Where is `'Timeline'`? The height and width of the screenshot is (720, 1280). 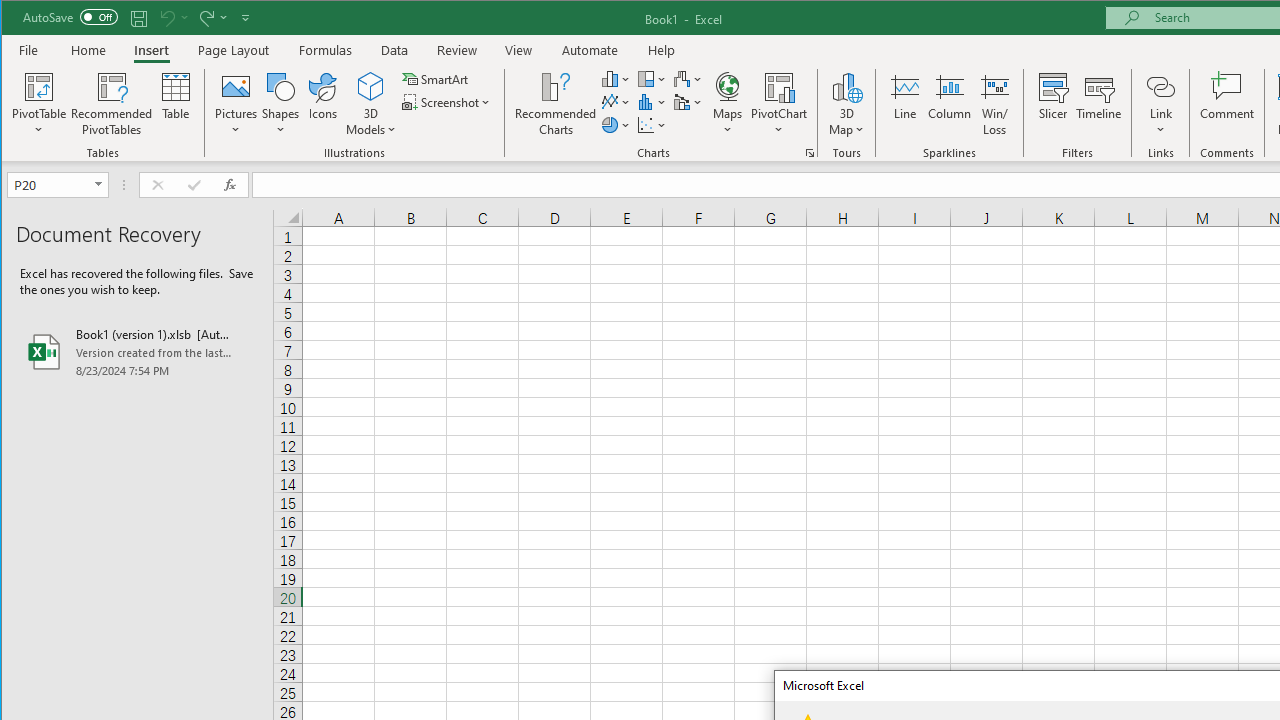 'Timeline' is located at coordinates (1097, 104).